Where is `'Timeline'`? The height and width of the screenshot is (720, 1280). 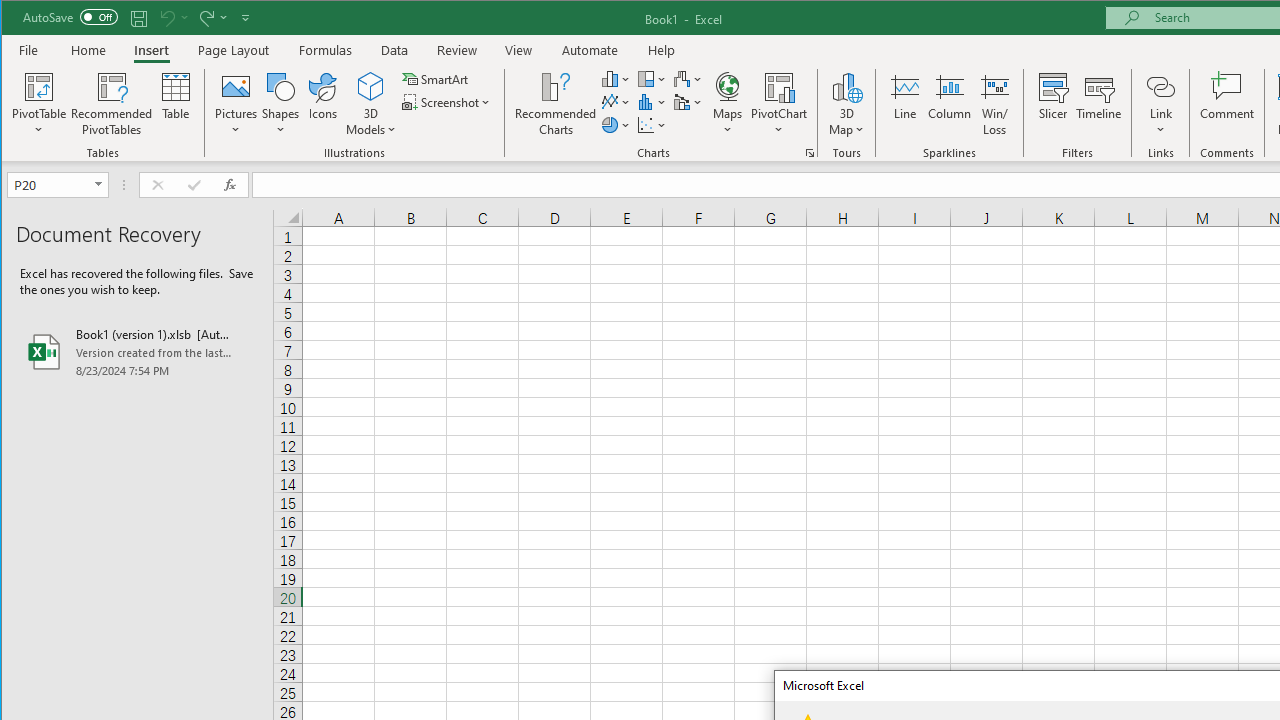 'Timeline' is located at coordinates (1097, 104).